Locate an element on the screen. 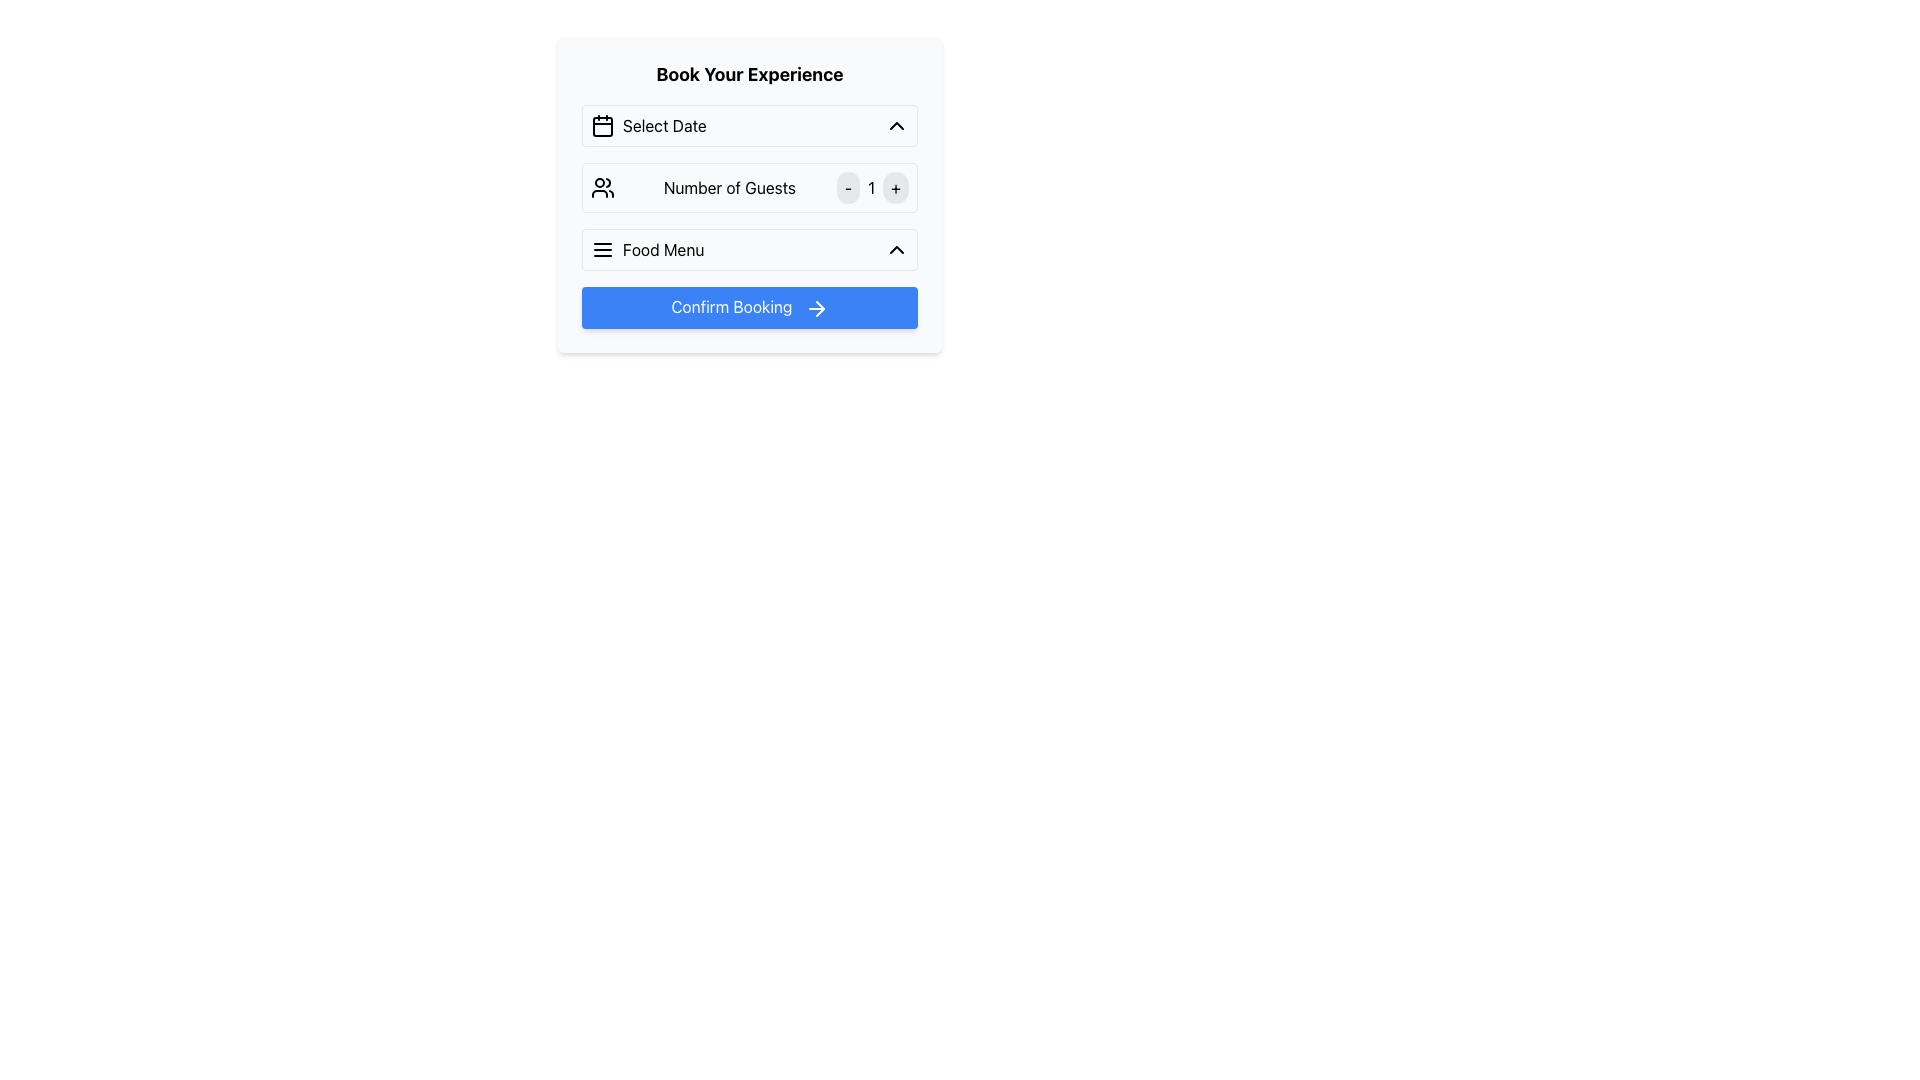  the Arrow icon located on the right end of the 'Confirm Booking' button is located at coordinates (816, 308).